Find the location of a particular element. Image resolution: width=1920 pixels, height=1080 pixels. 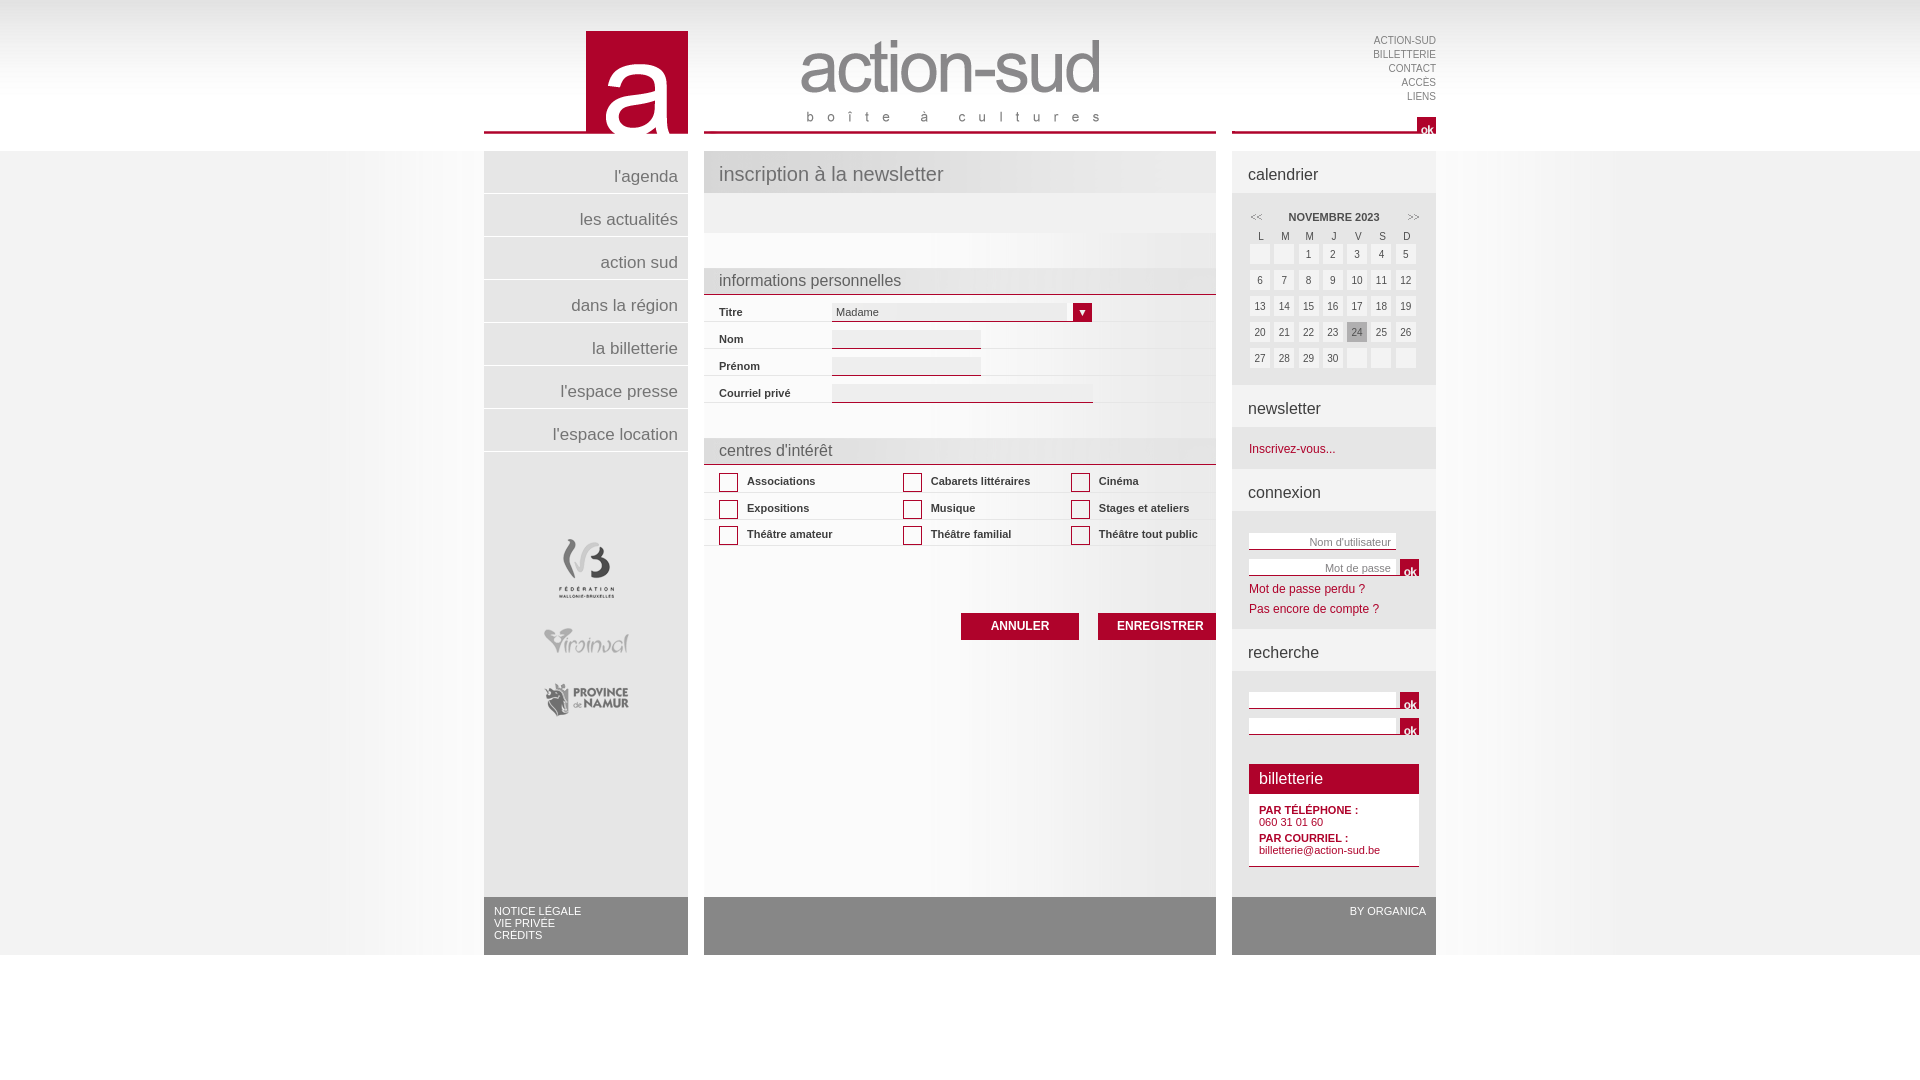

'2' is located at coordinates (1321, 254).